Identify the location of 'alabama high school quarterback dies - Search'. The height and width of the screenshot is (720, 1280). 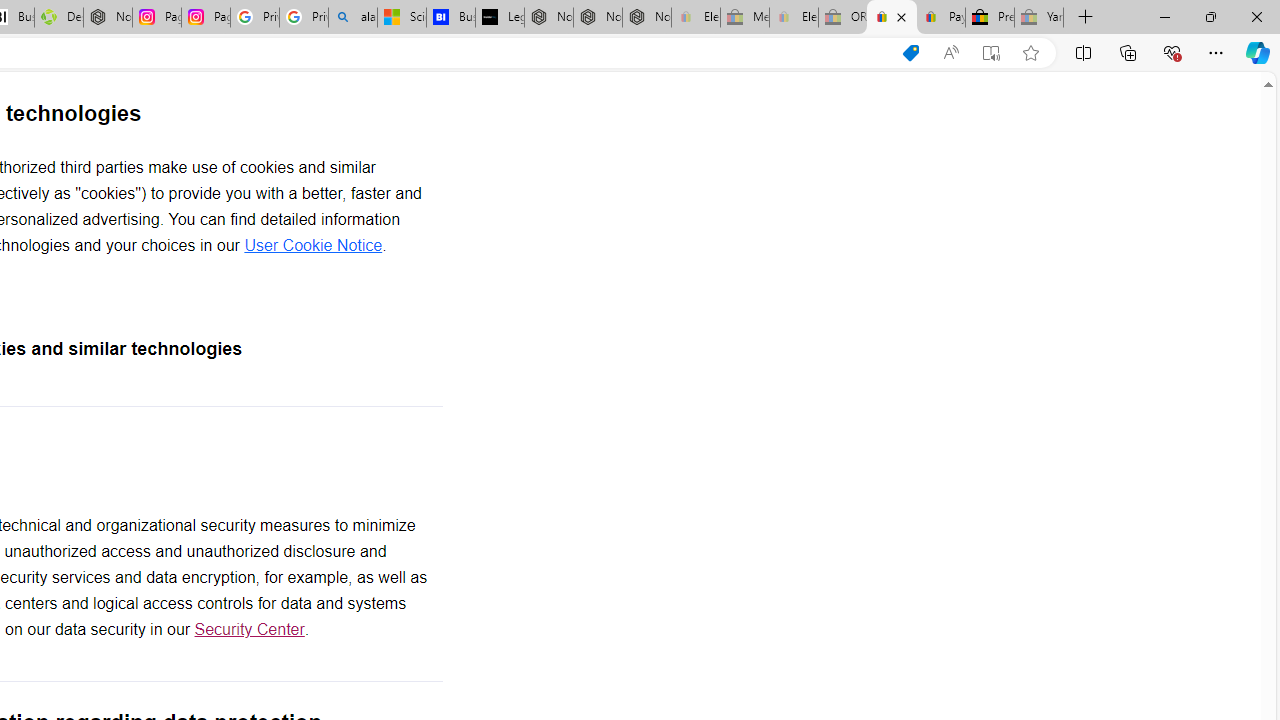
(353, 17).